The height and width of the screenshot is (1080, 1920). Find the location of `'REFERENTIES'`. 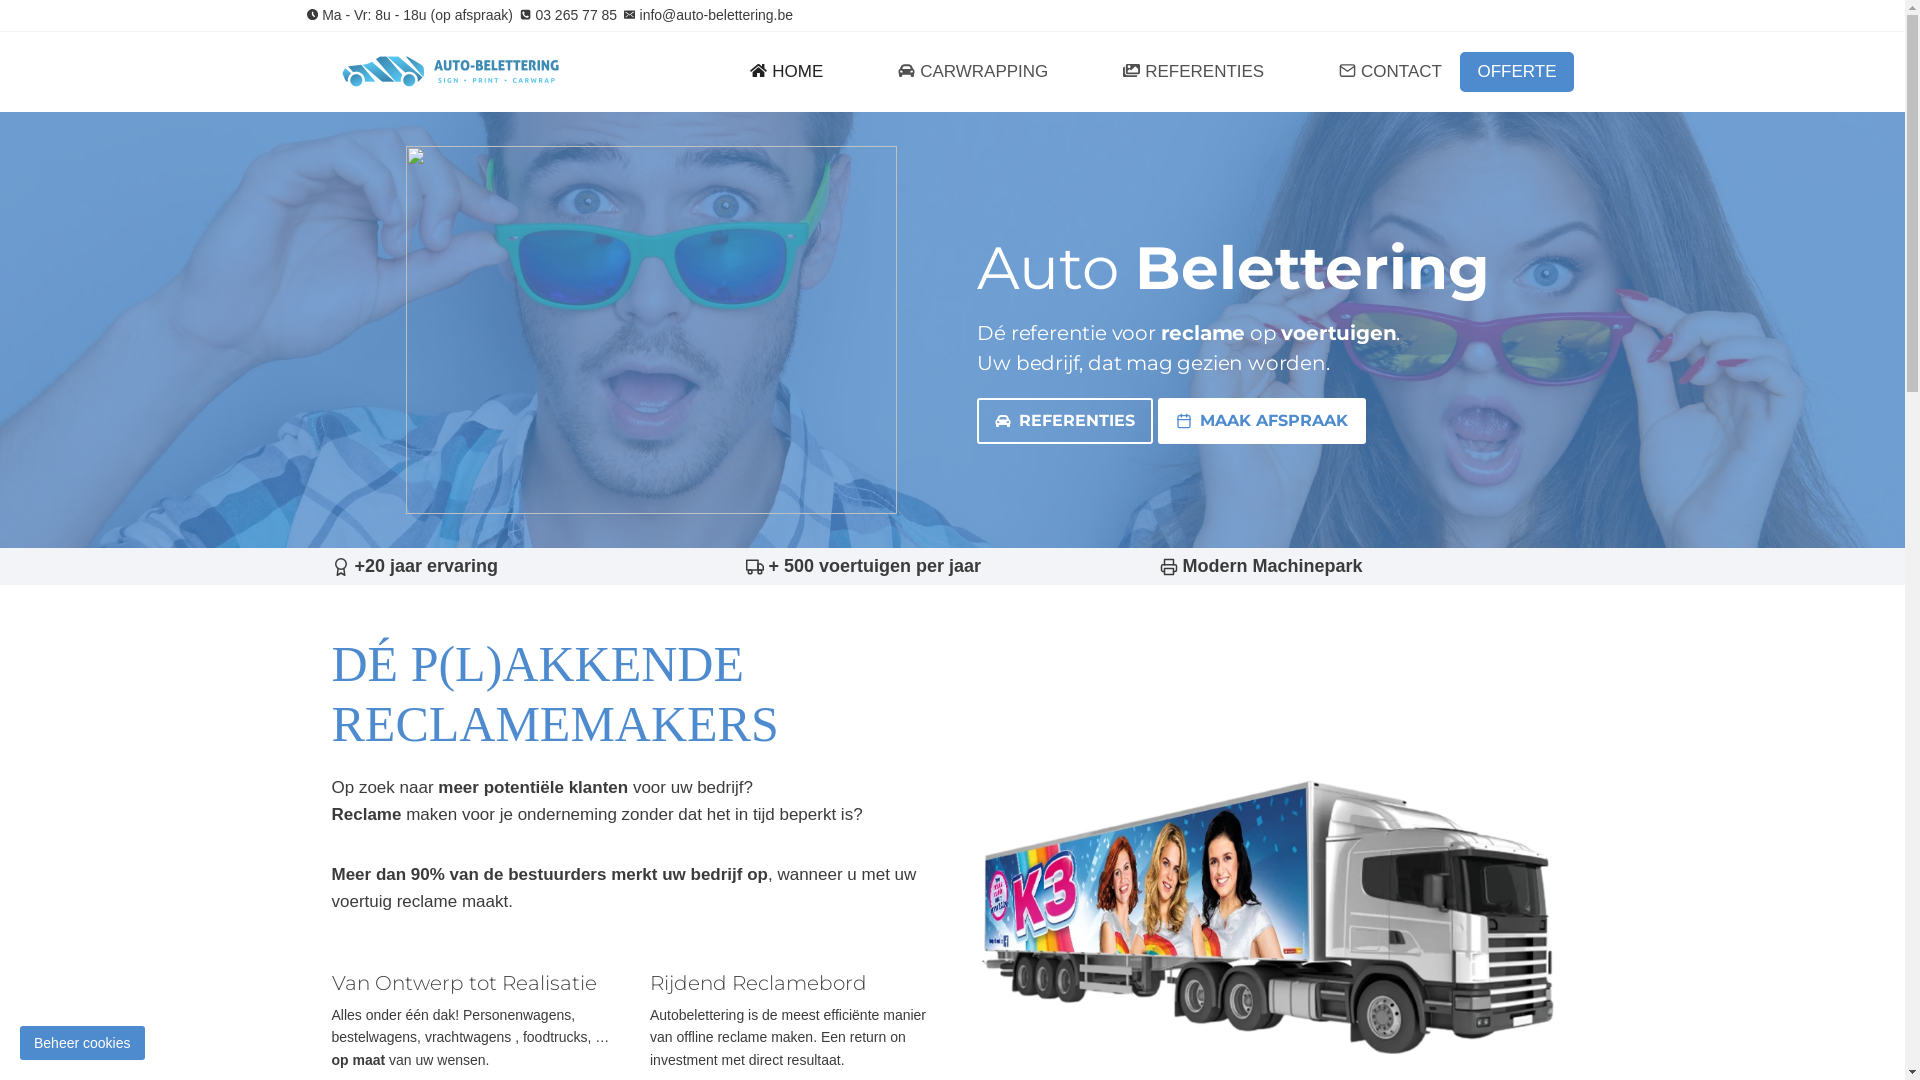

'REFERENTIES' is located at coordinates (977, 419).